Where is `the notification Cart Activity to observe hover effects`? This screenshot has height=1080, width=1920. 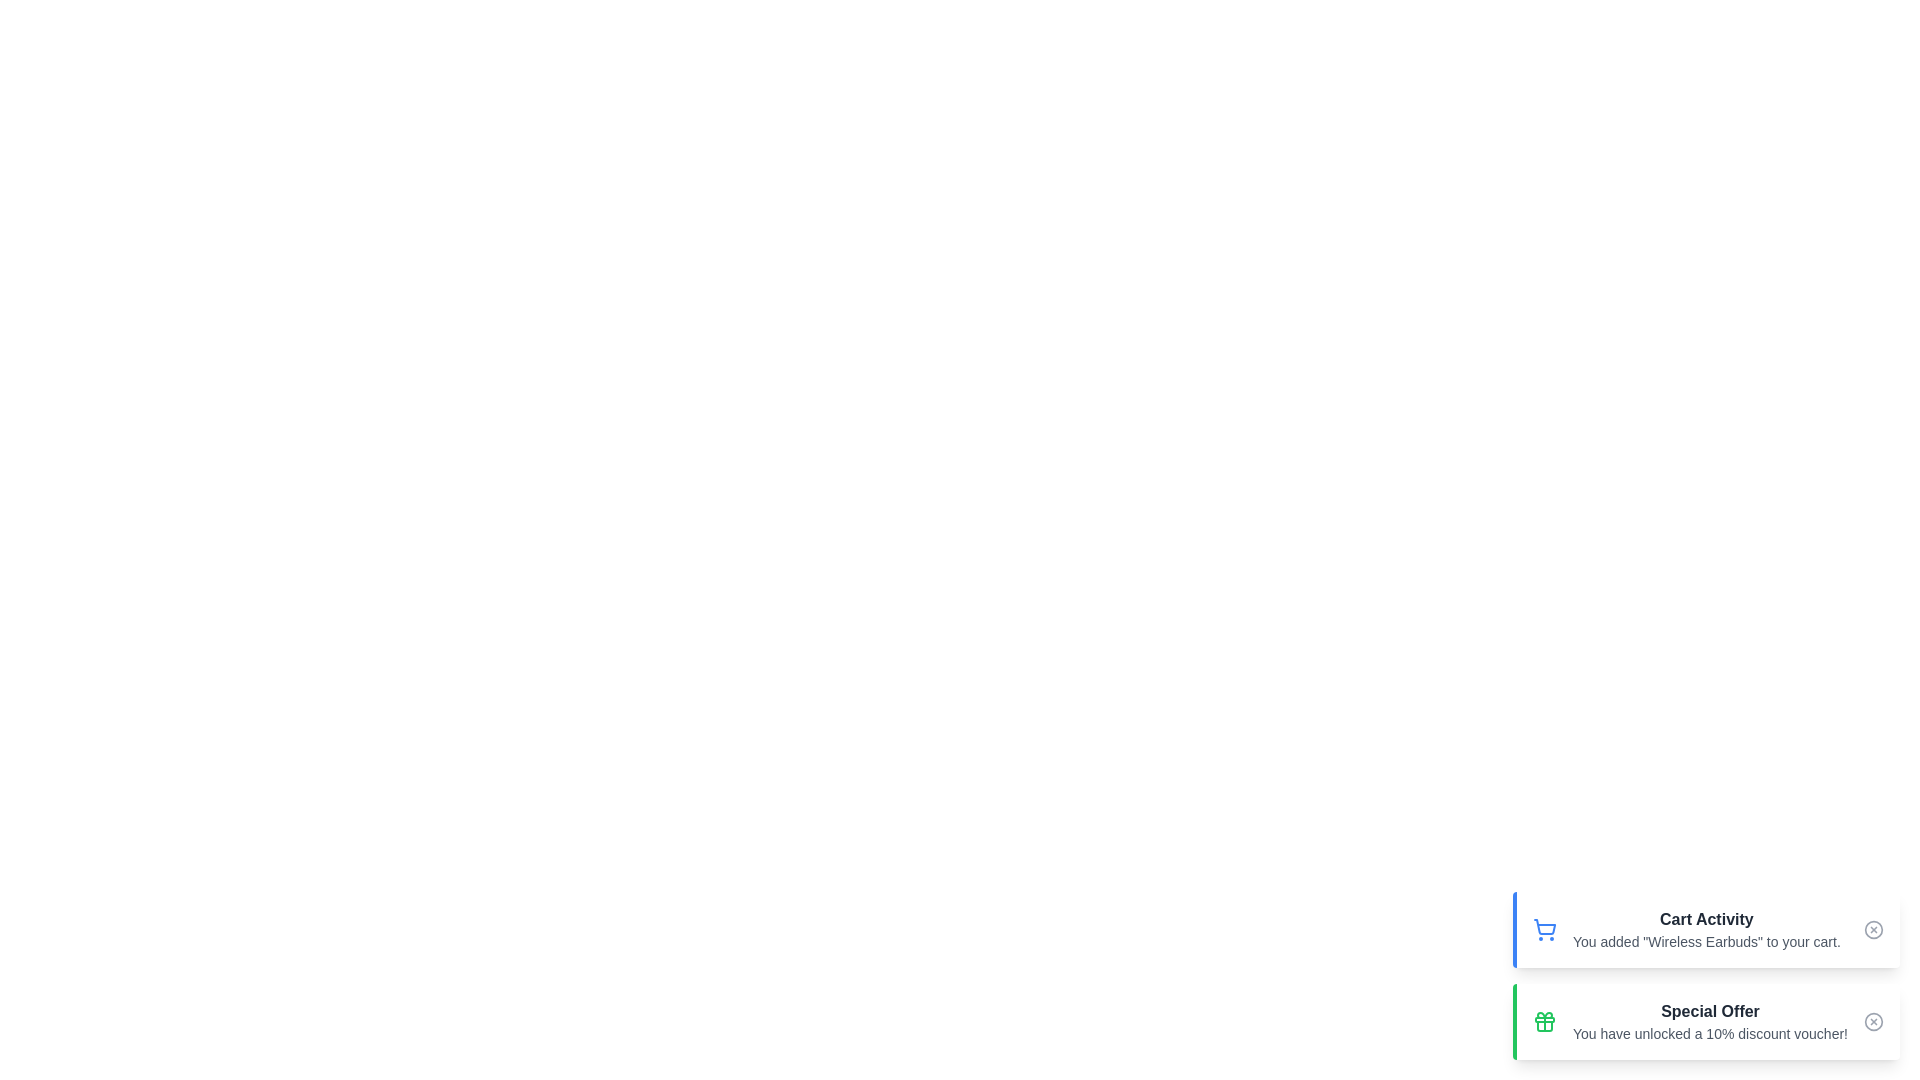 the notification Cart Activity to observe hover effects is located at coordinates (1704, 929).